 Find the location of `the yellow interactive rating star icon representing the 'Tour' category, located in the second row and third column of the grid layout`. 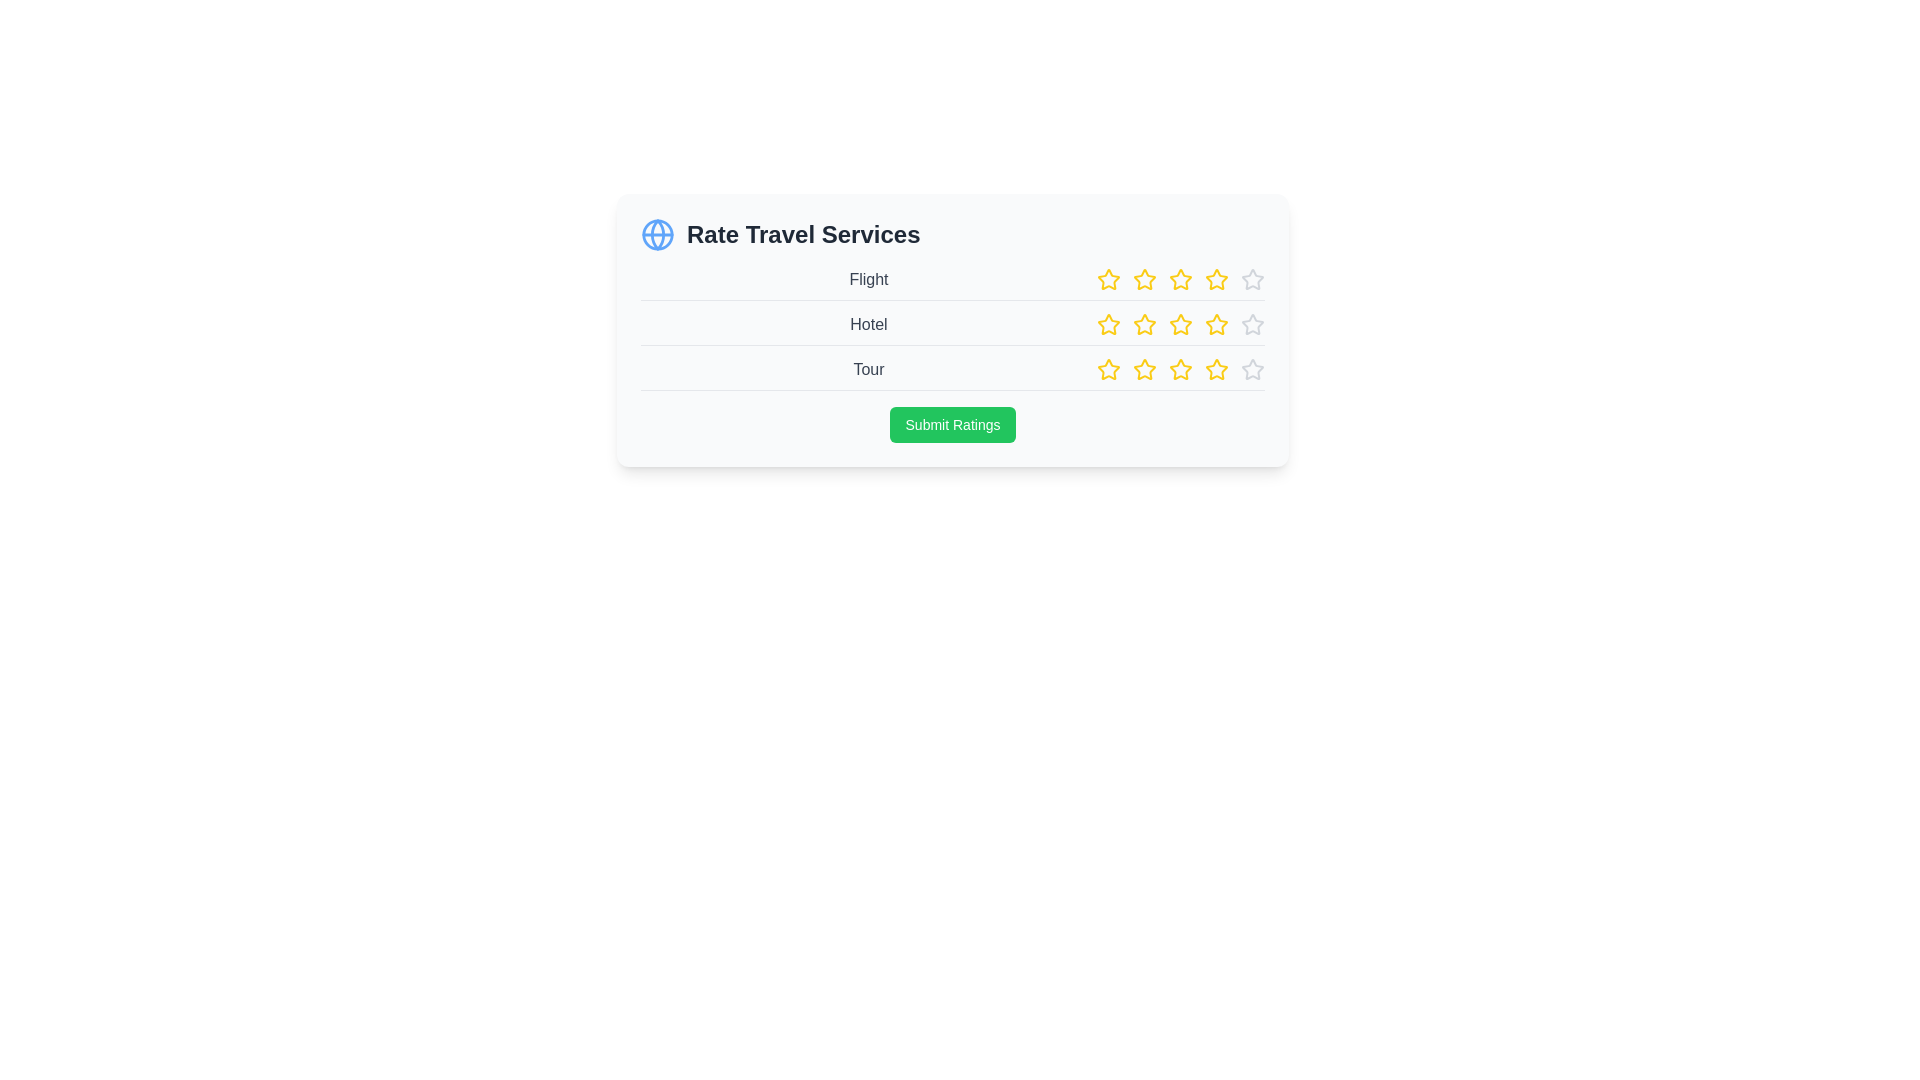

the yellow interactive rating star icon representing the 'Tour' category, located in the second row and third column of the grid layout is located at coordinates (1216, 370).